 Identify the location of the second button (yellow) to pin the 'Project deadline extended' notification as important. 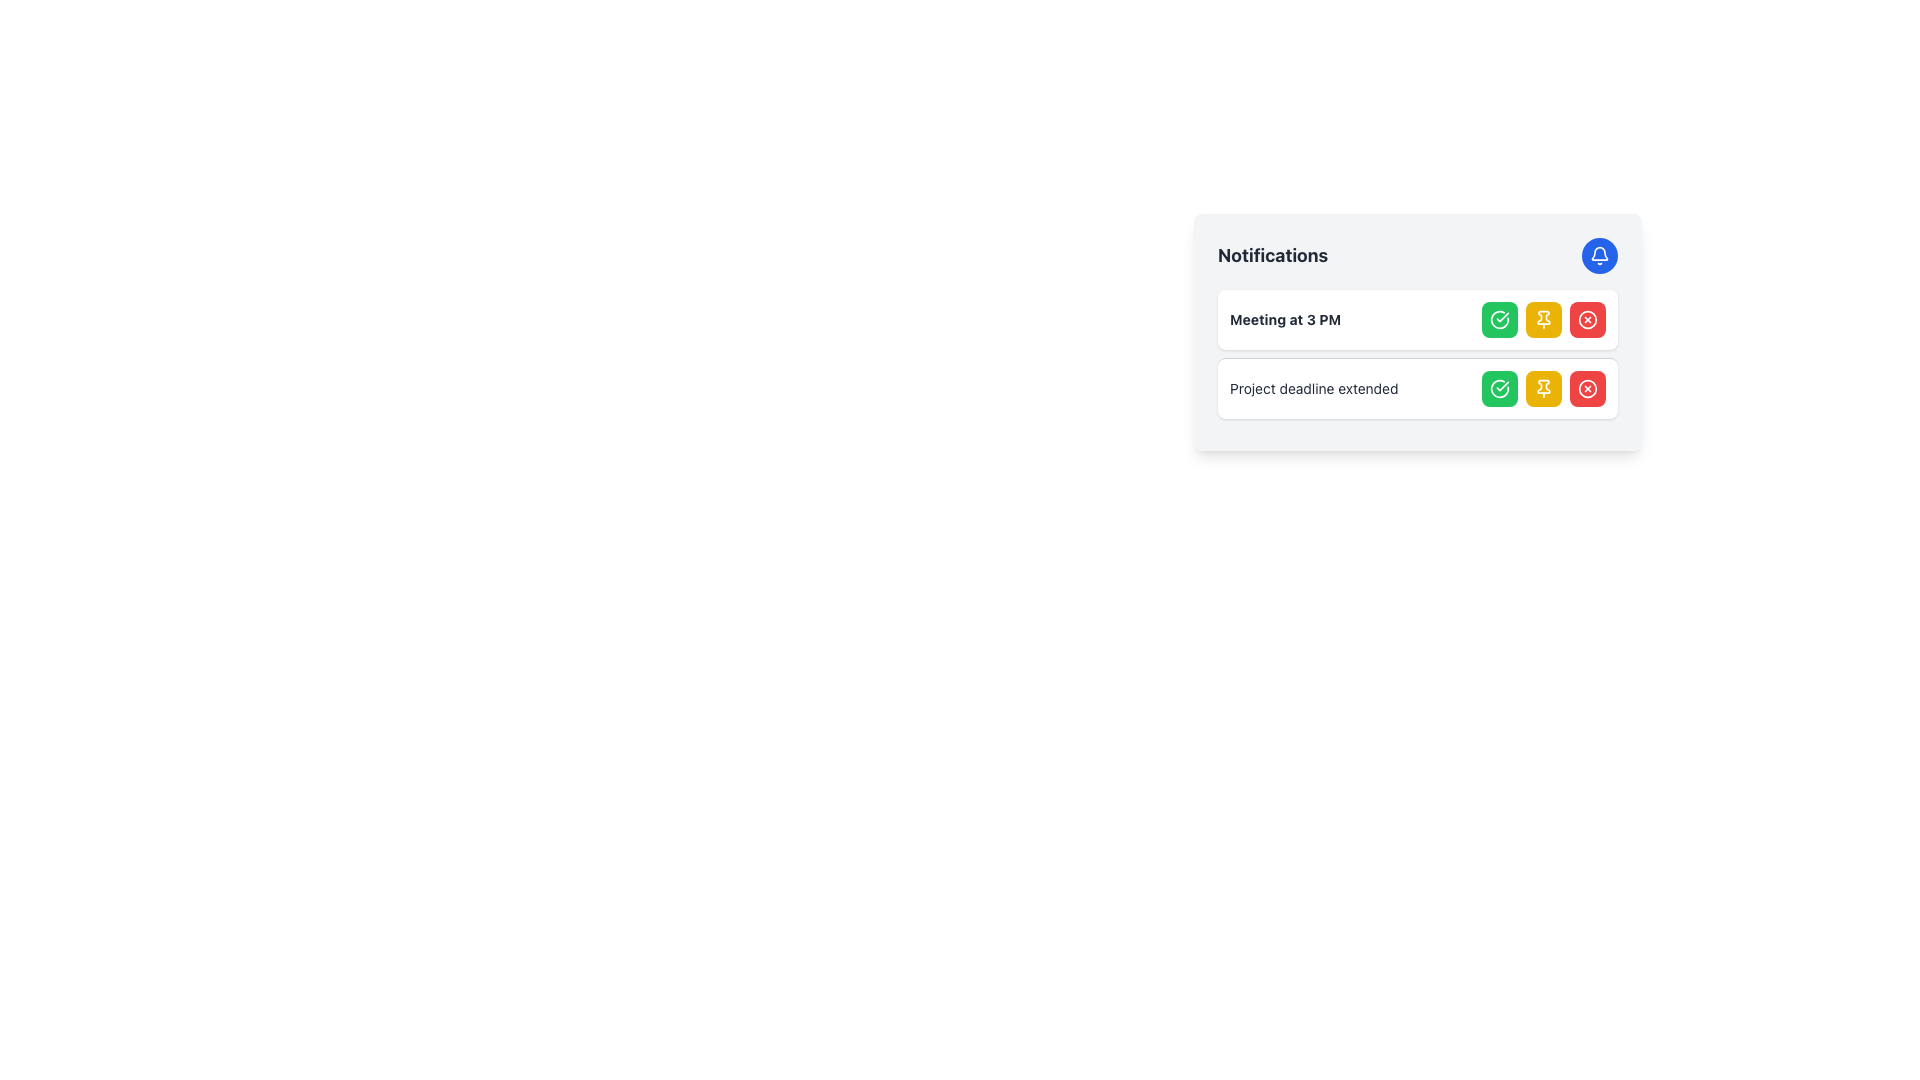
(1543, 389).